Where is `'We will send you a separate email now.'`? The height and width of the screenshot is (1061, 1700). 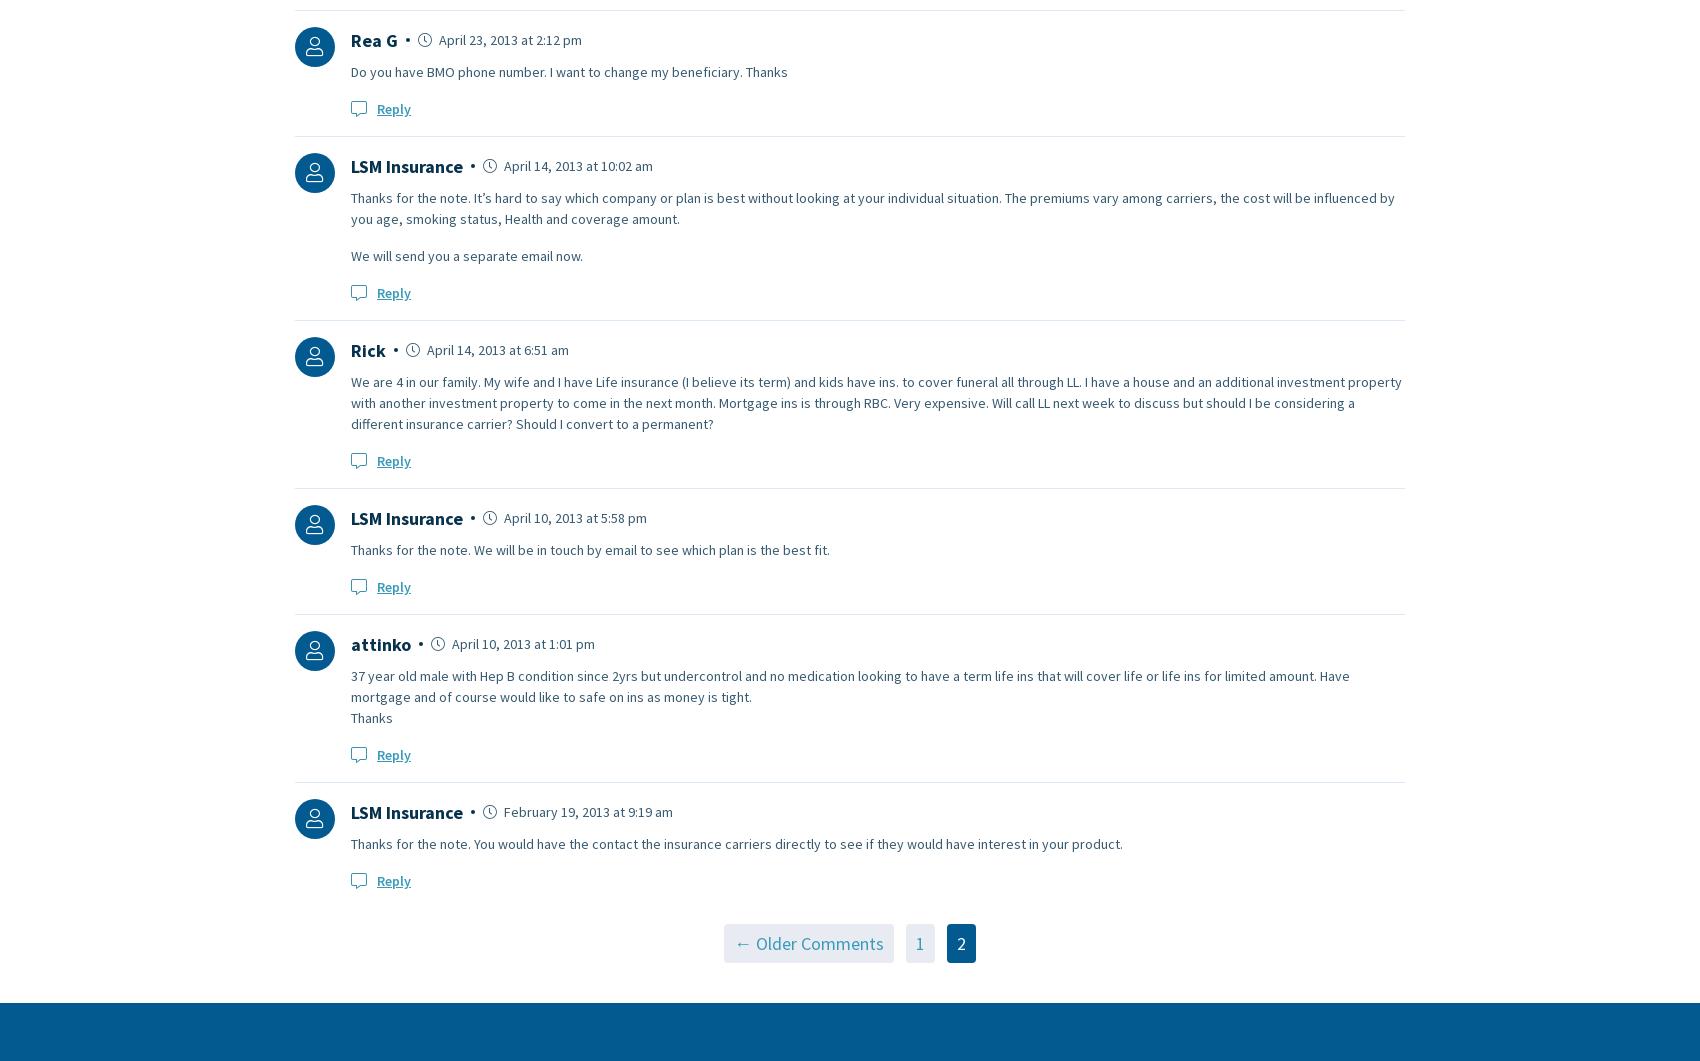 'We will send you a separate email now.' is located at coordinates (350, 253).